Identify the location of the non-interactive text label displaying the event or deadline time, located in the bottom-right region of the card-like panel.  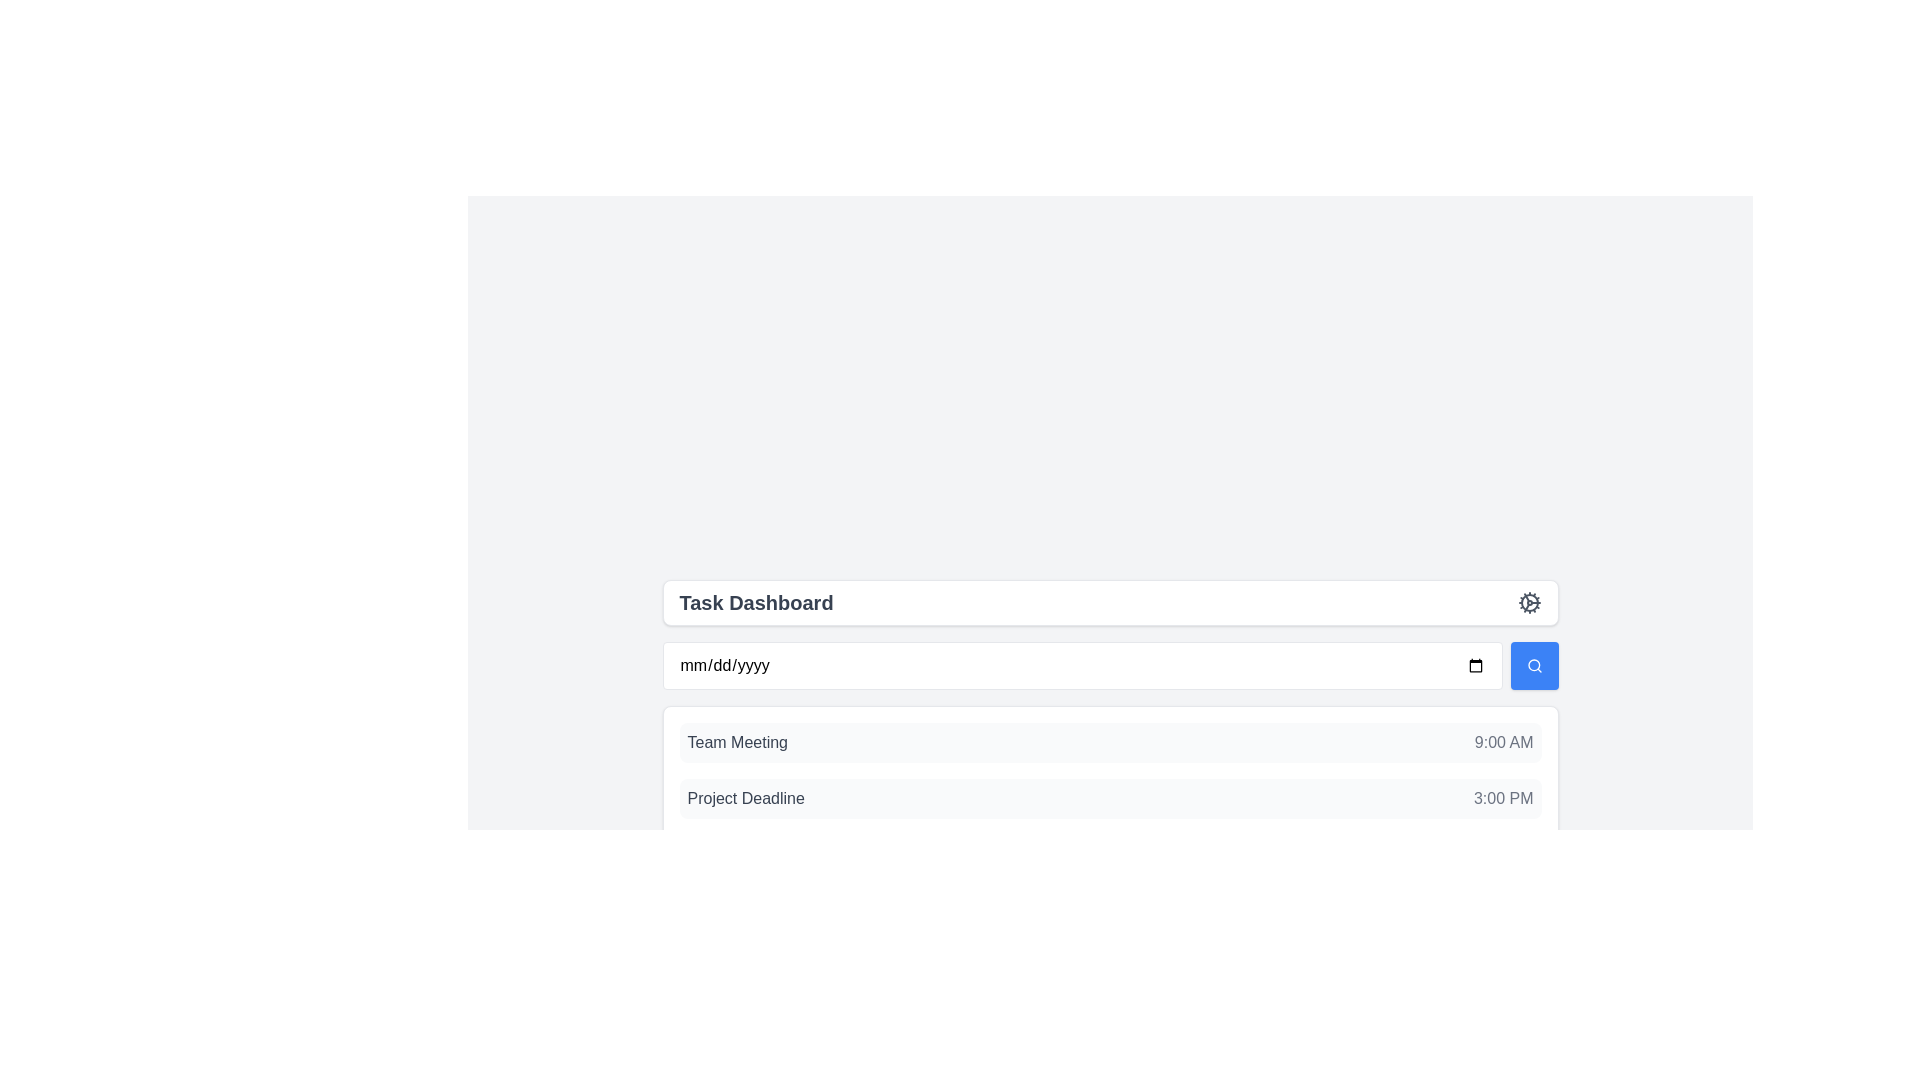
(1503, 797).